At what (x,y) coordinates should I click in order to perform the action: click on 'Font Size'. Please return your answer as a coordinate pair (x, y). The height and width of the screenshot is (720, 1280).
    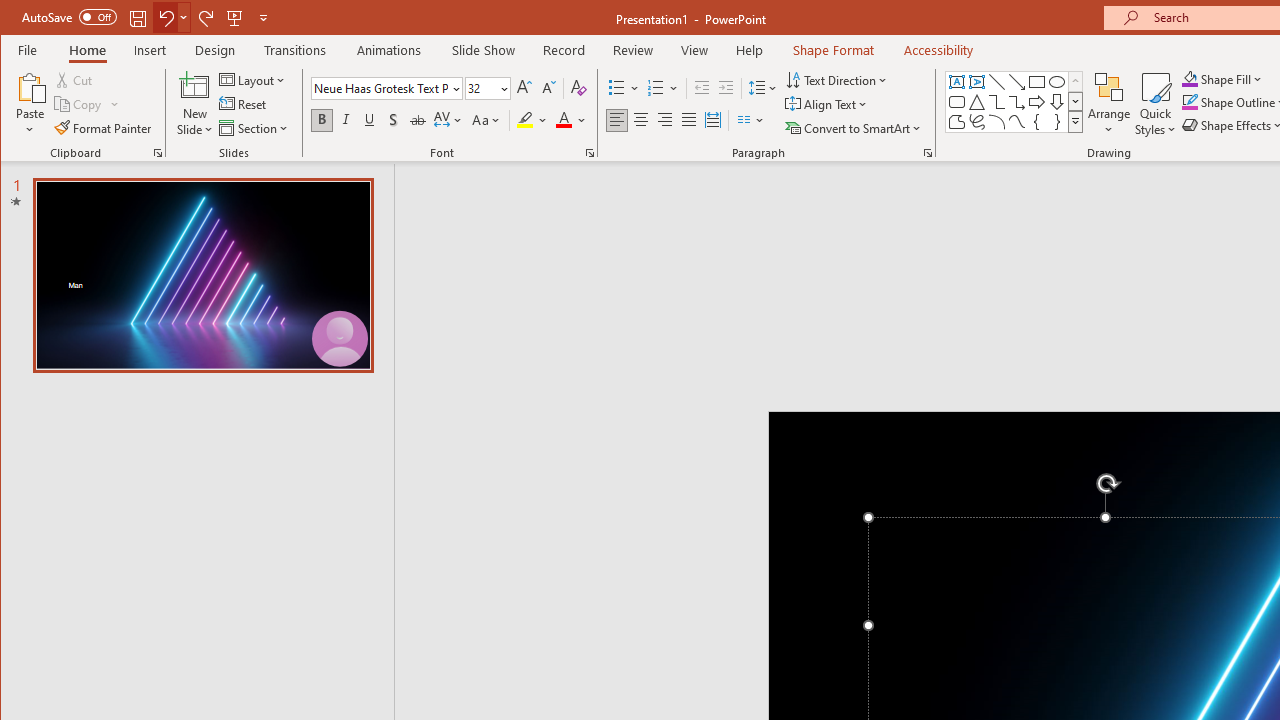
    Looking at the image, I should click on (487, 87).